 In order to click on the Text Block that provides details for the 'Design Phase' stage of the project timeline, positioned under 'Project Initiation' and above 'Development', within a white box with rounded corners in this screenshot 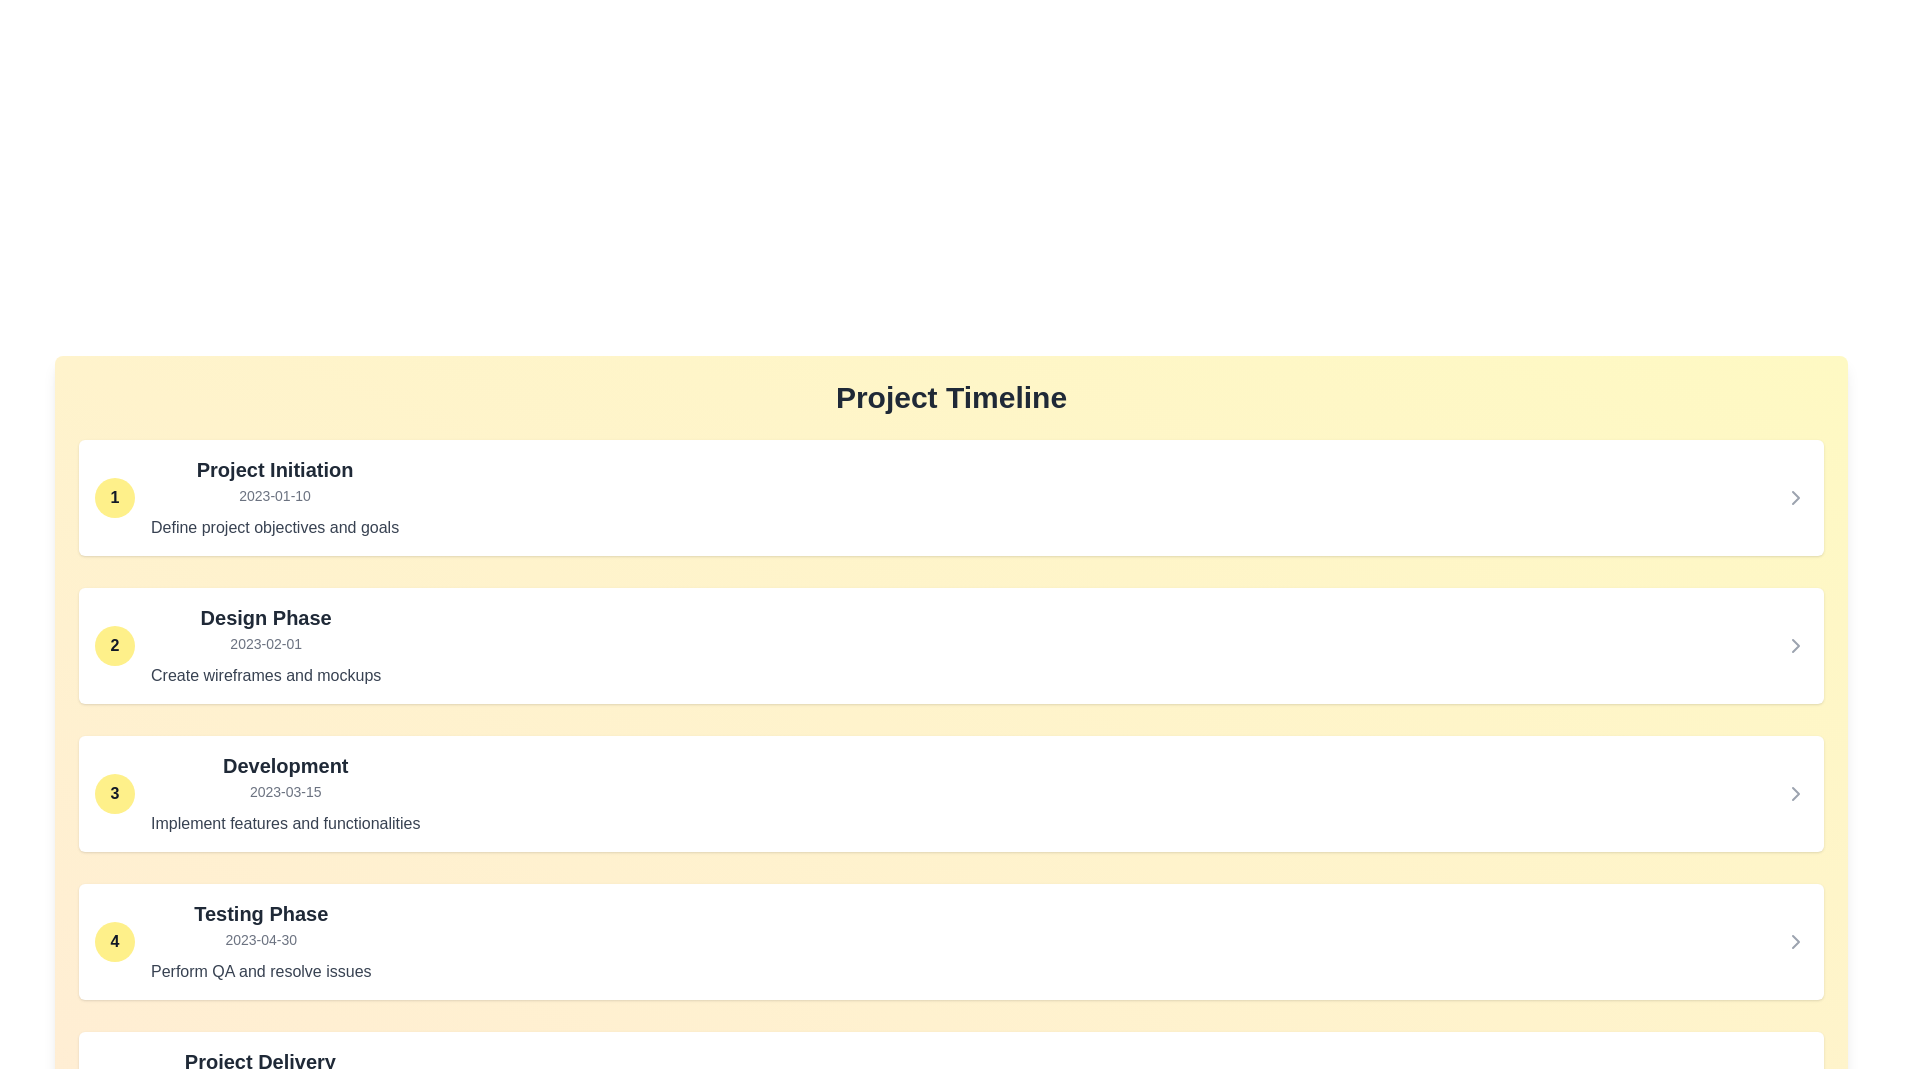, I will do `click(265, 645)`.